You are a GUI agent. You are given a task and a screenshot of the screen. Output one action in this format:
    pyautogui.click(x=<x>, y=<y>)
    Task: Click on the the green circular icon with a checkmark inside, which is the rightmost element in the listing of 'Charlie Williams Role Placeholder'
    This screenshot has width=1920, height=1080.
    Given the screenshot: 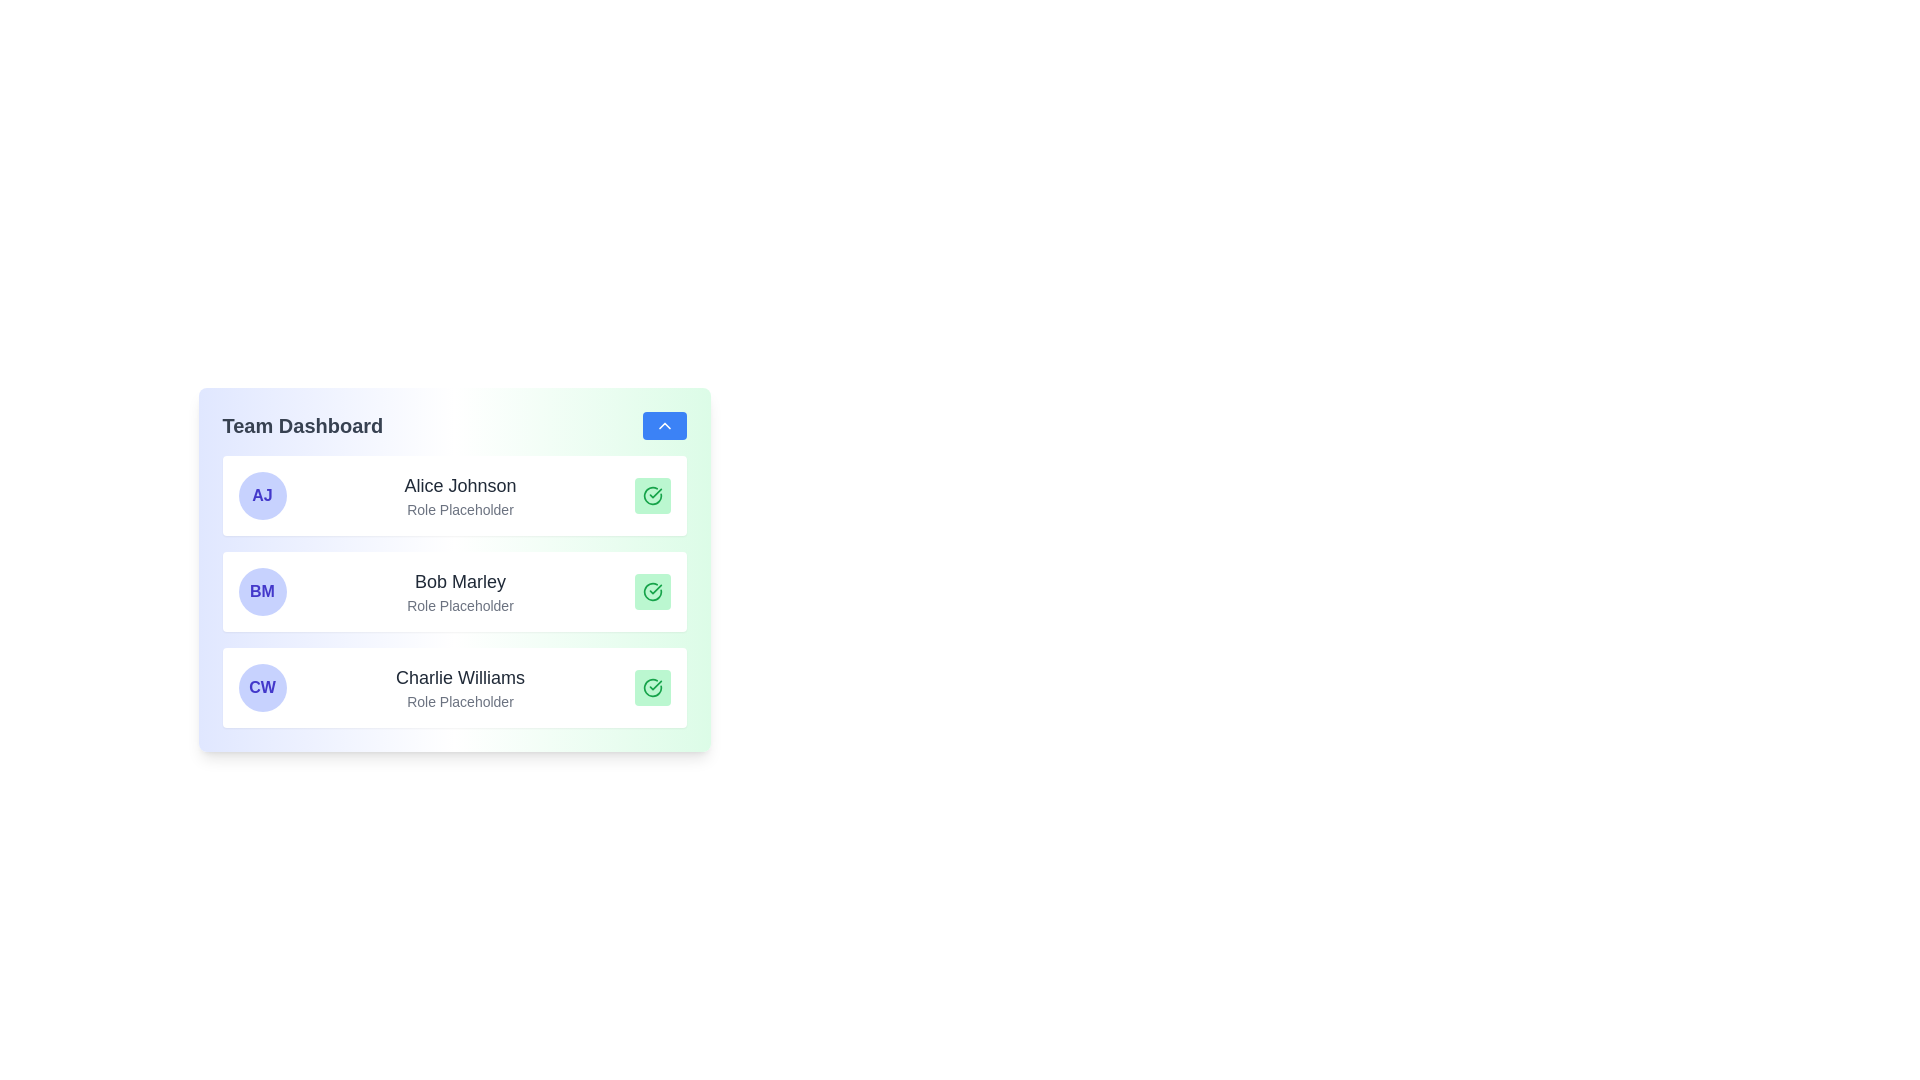 What is the action you would take?
    pyautogui.click(x=652, y=686)
    